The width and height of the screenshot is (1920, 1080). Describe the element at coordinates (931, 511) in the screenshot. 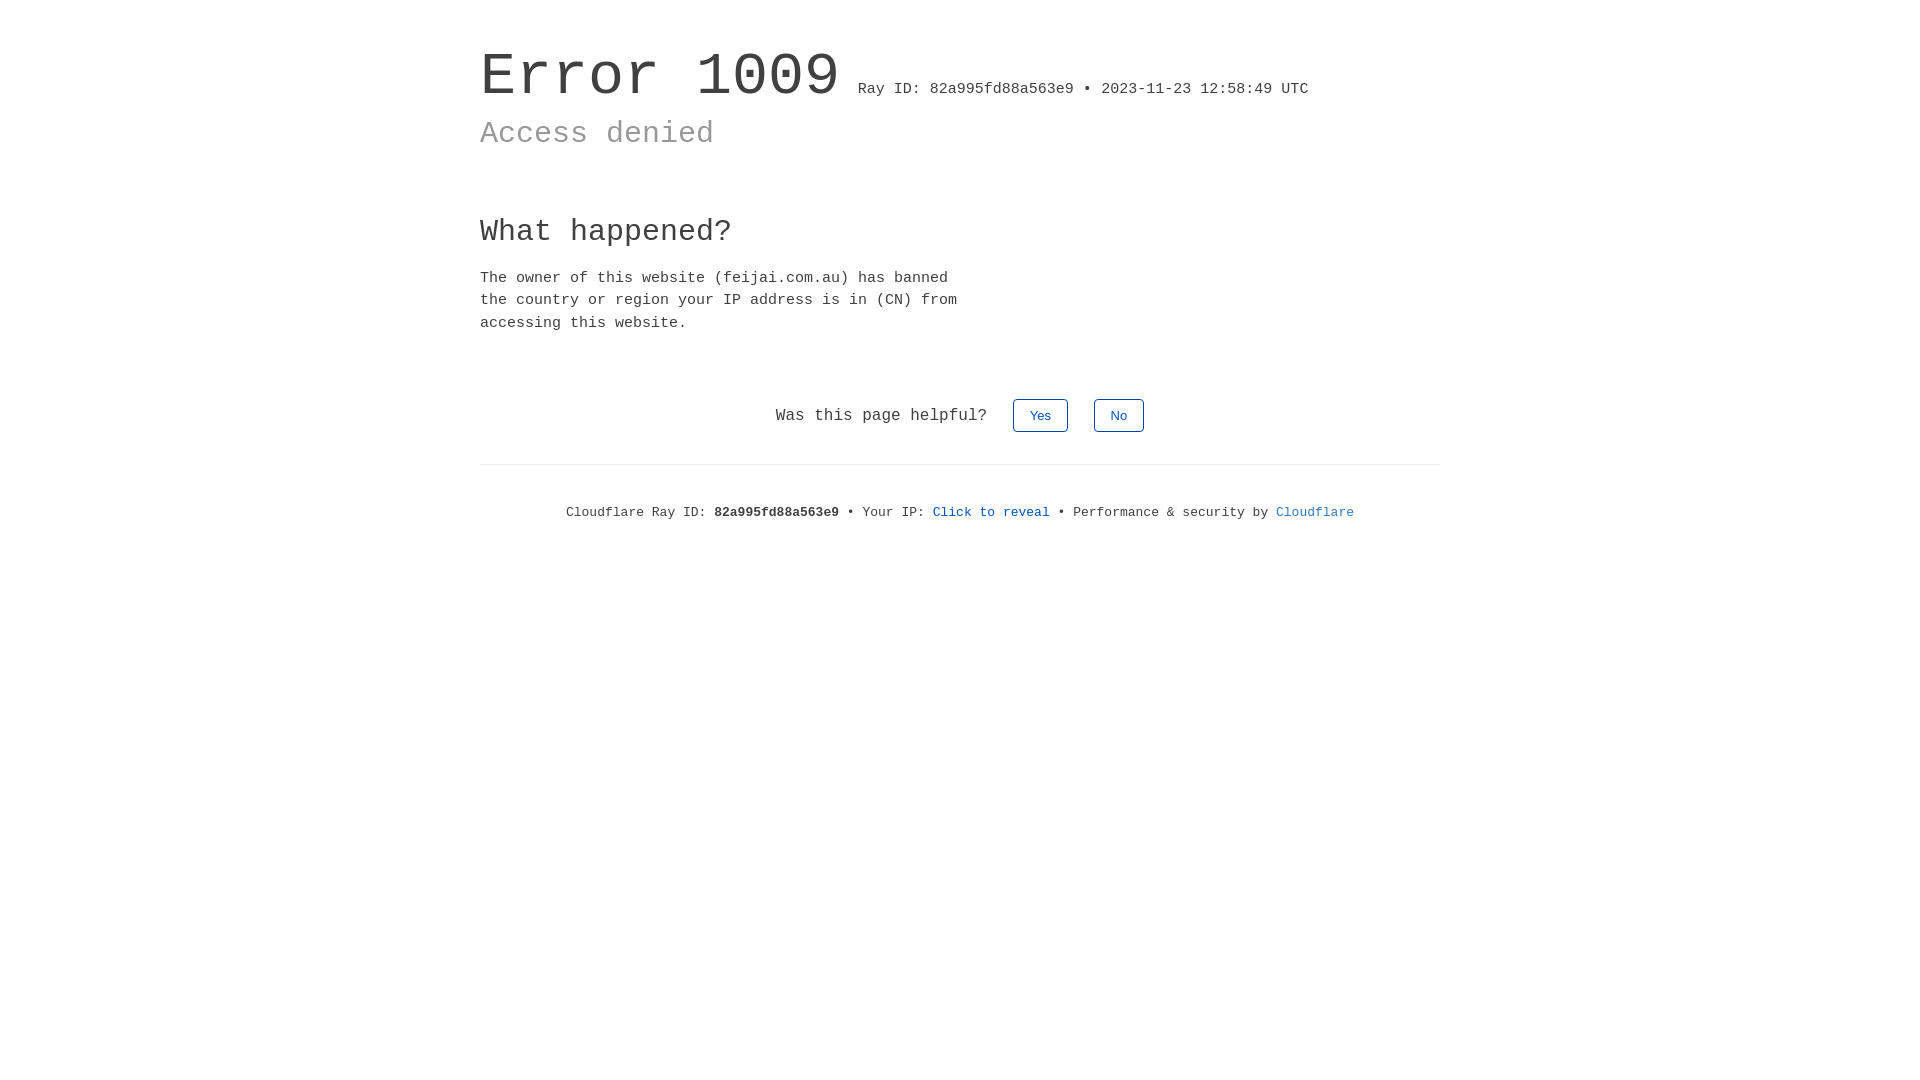

I see `'Click to reveal'` at that location.